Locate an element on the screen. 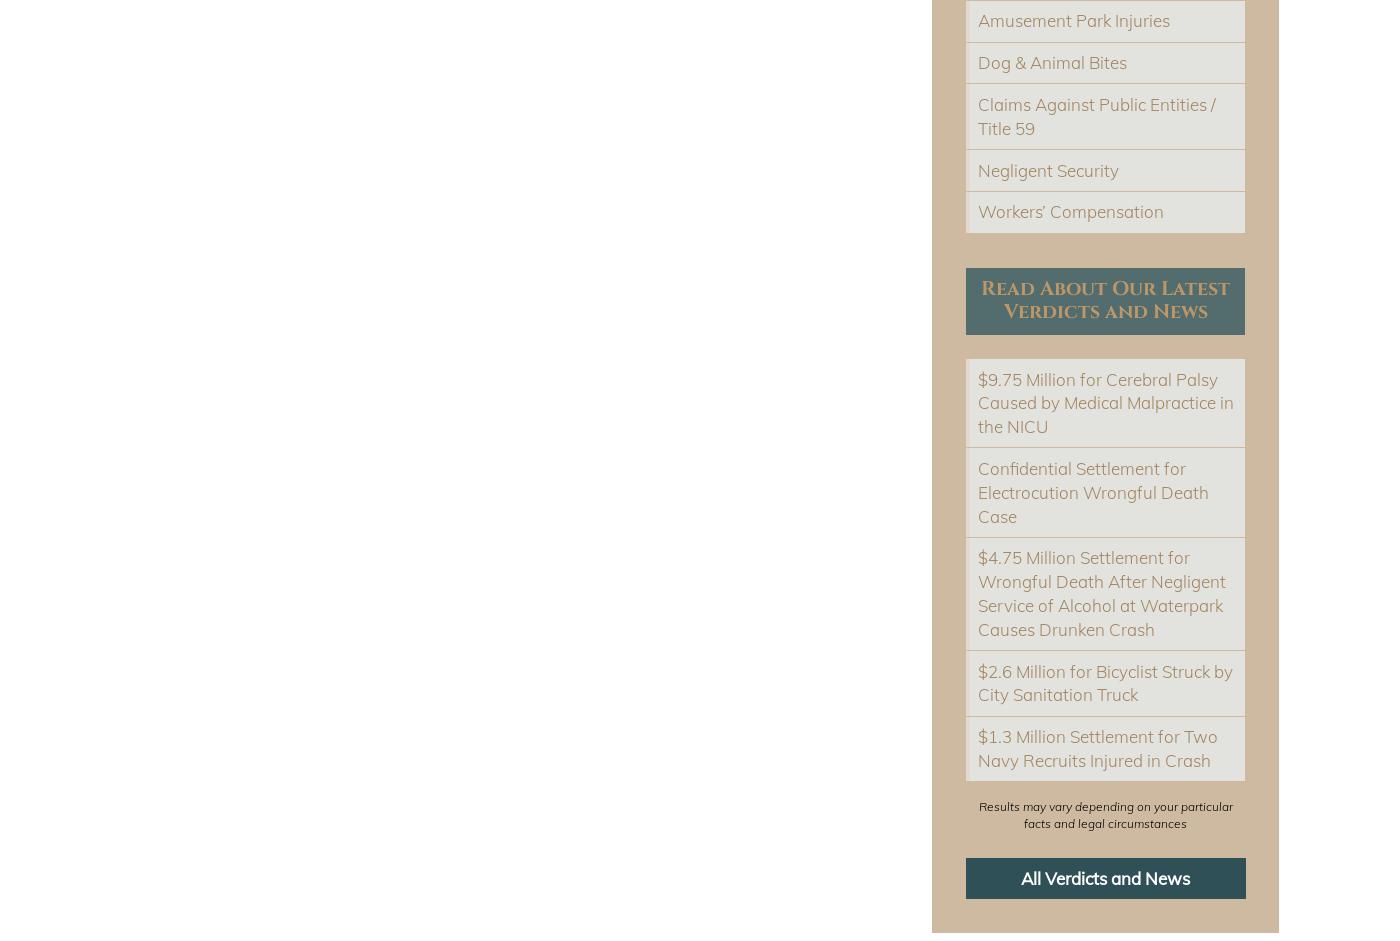  'Read About Our Latest Verdicts and News' is located at coordinates (1105, 299).